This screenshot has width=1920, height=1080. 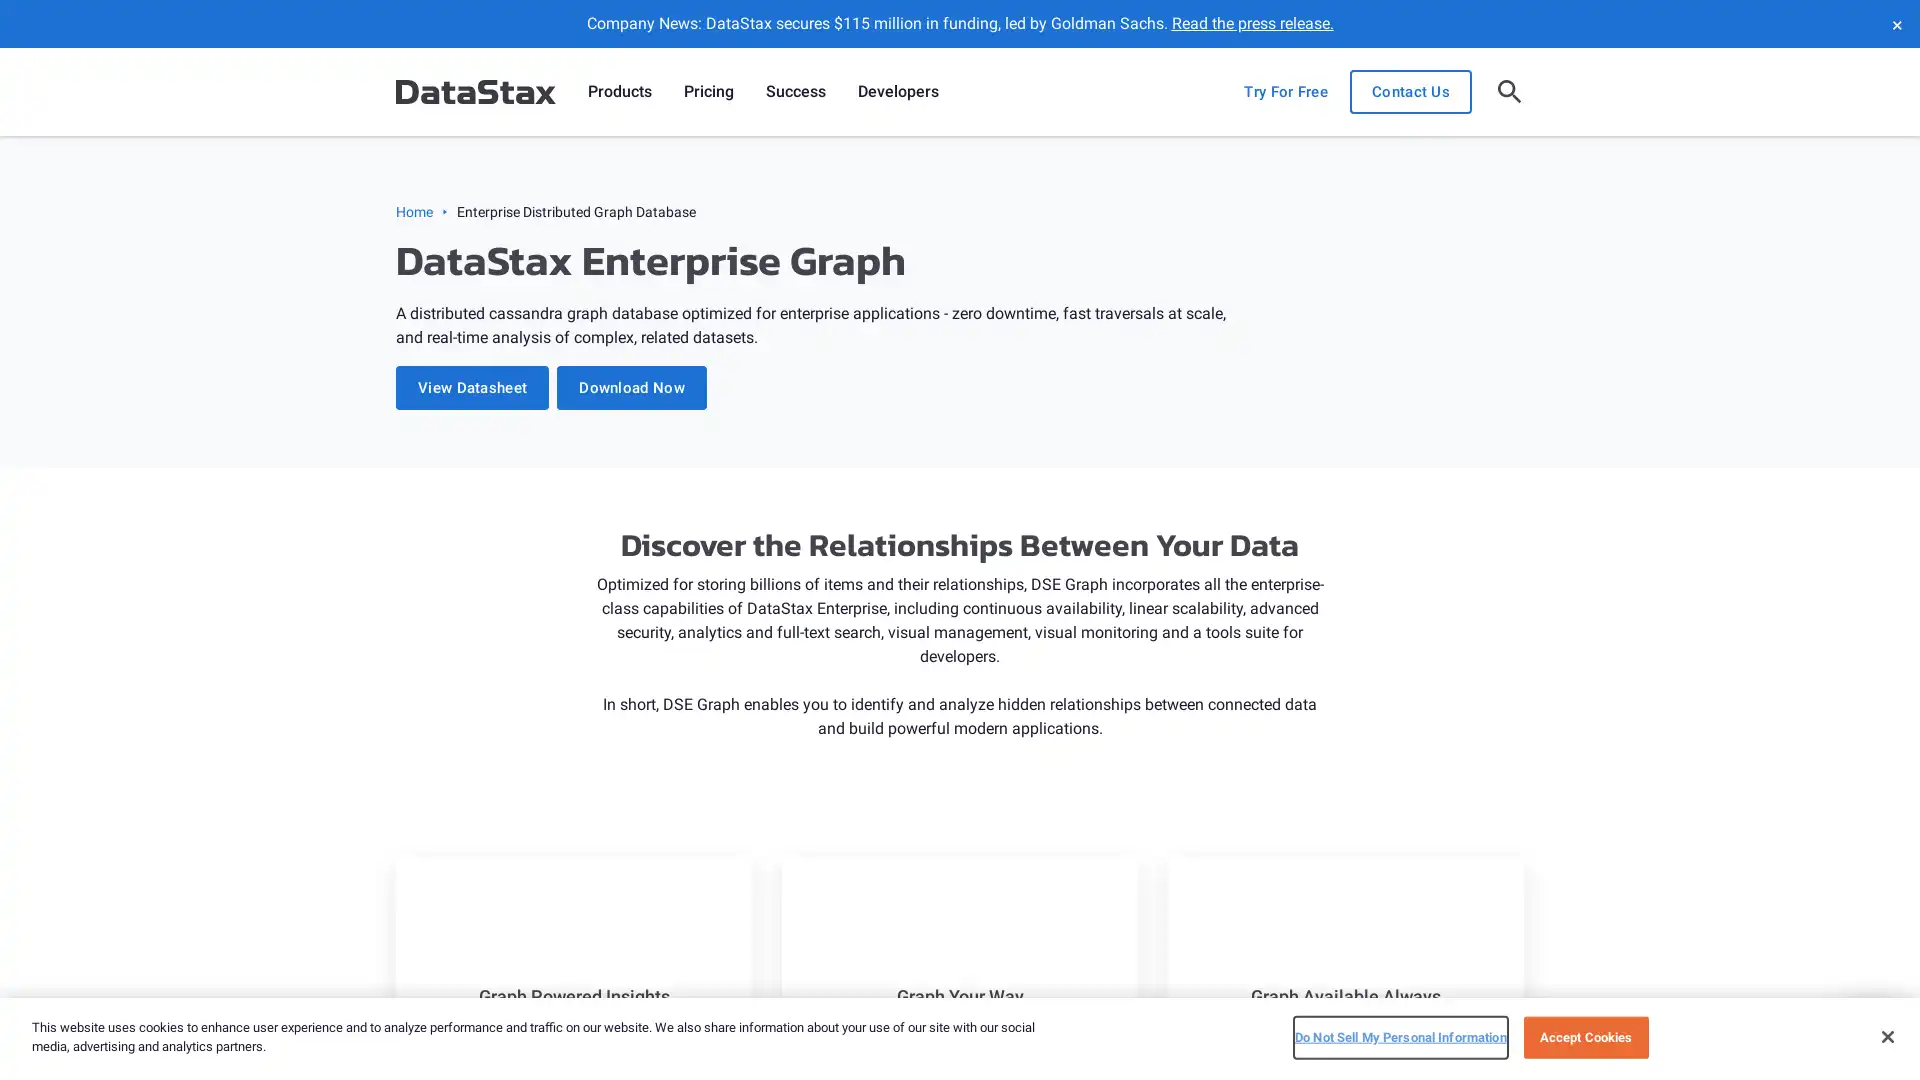 I want to click on Developers, so click(x=897, y=92).